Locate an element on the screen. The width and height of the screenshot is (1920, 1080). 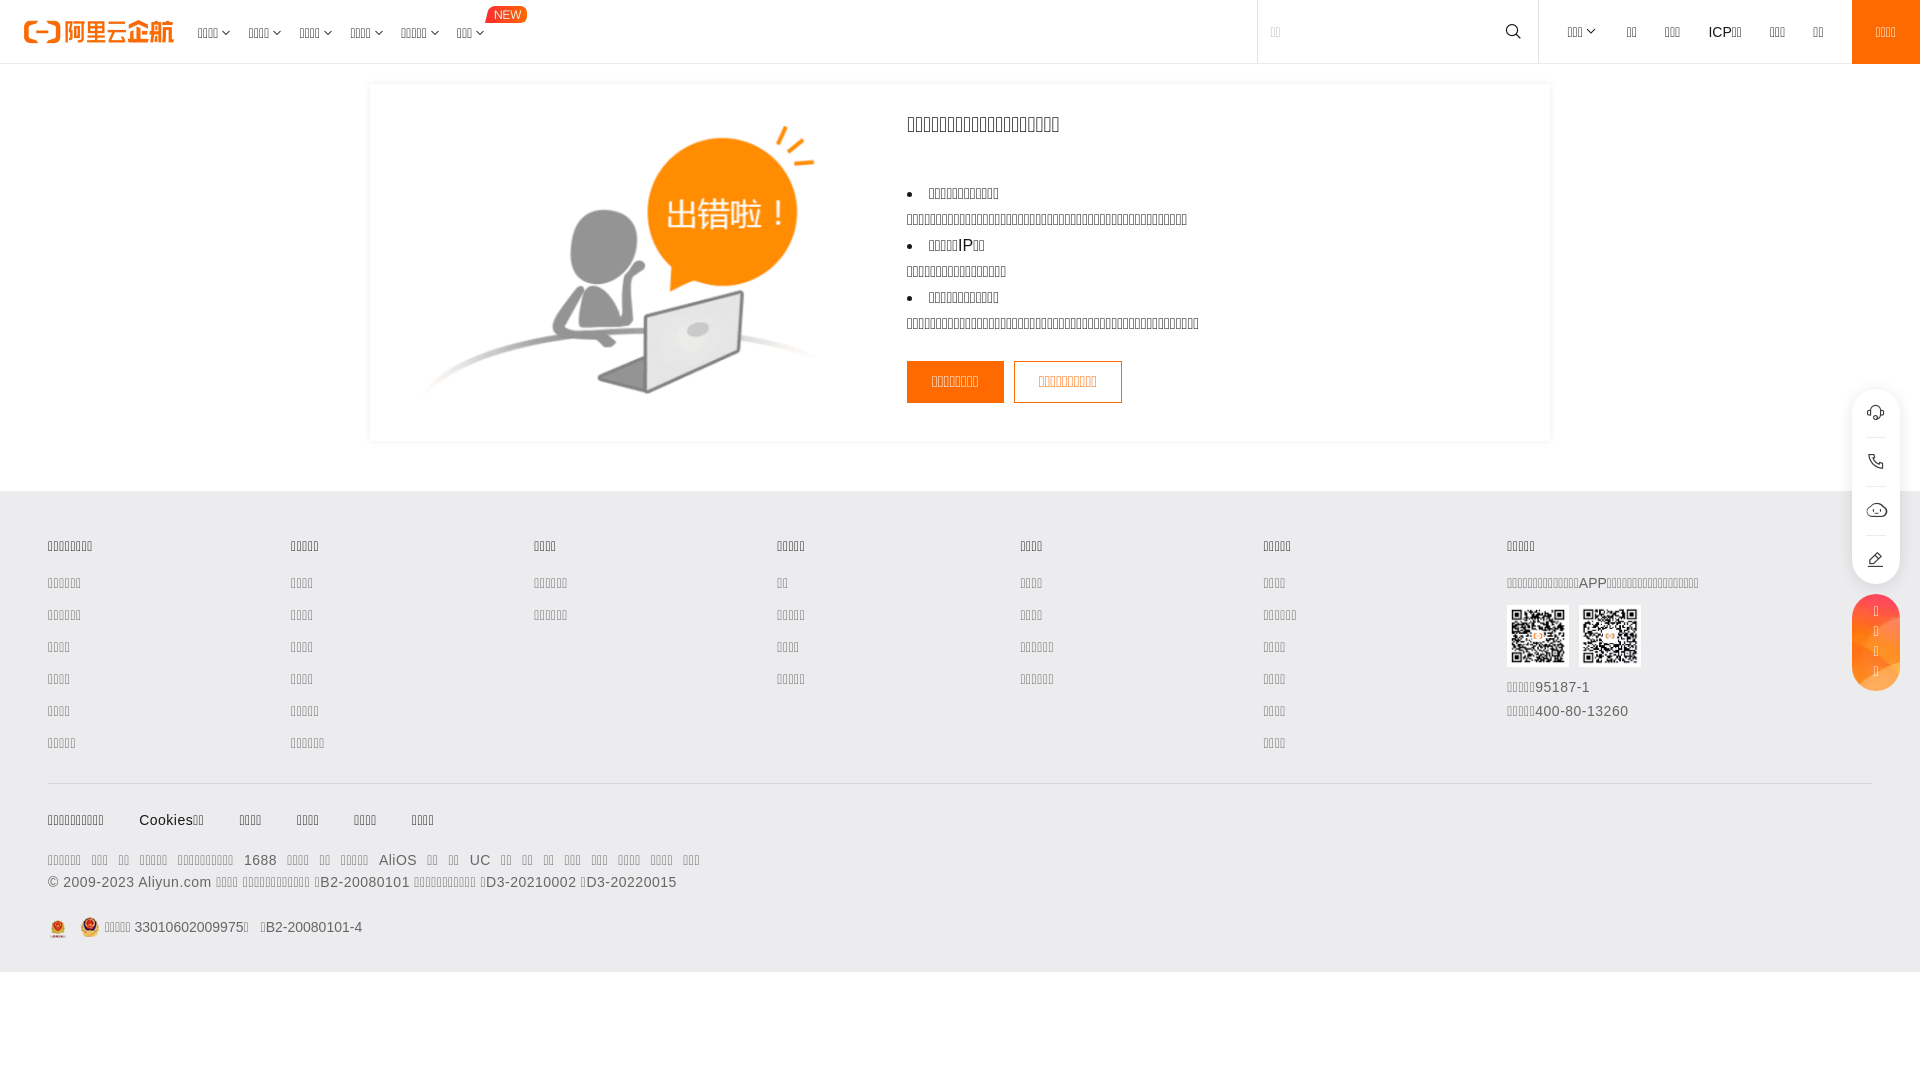
'UC' is located at coordinates (469, 859).